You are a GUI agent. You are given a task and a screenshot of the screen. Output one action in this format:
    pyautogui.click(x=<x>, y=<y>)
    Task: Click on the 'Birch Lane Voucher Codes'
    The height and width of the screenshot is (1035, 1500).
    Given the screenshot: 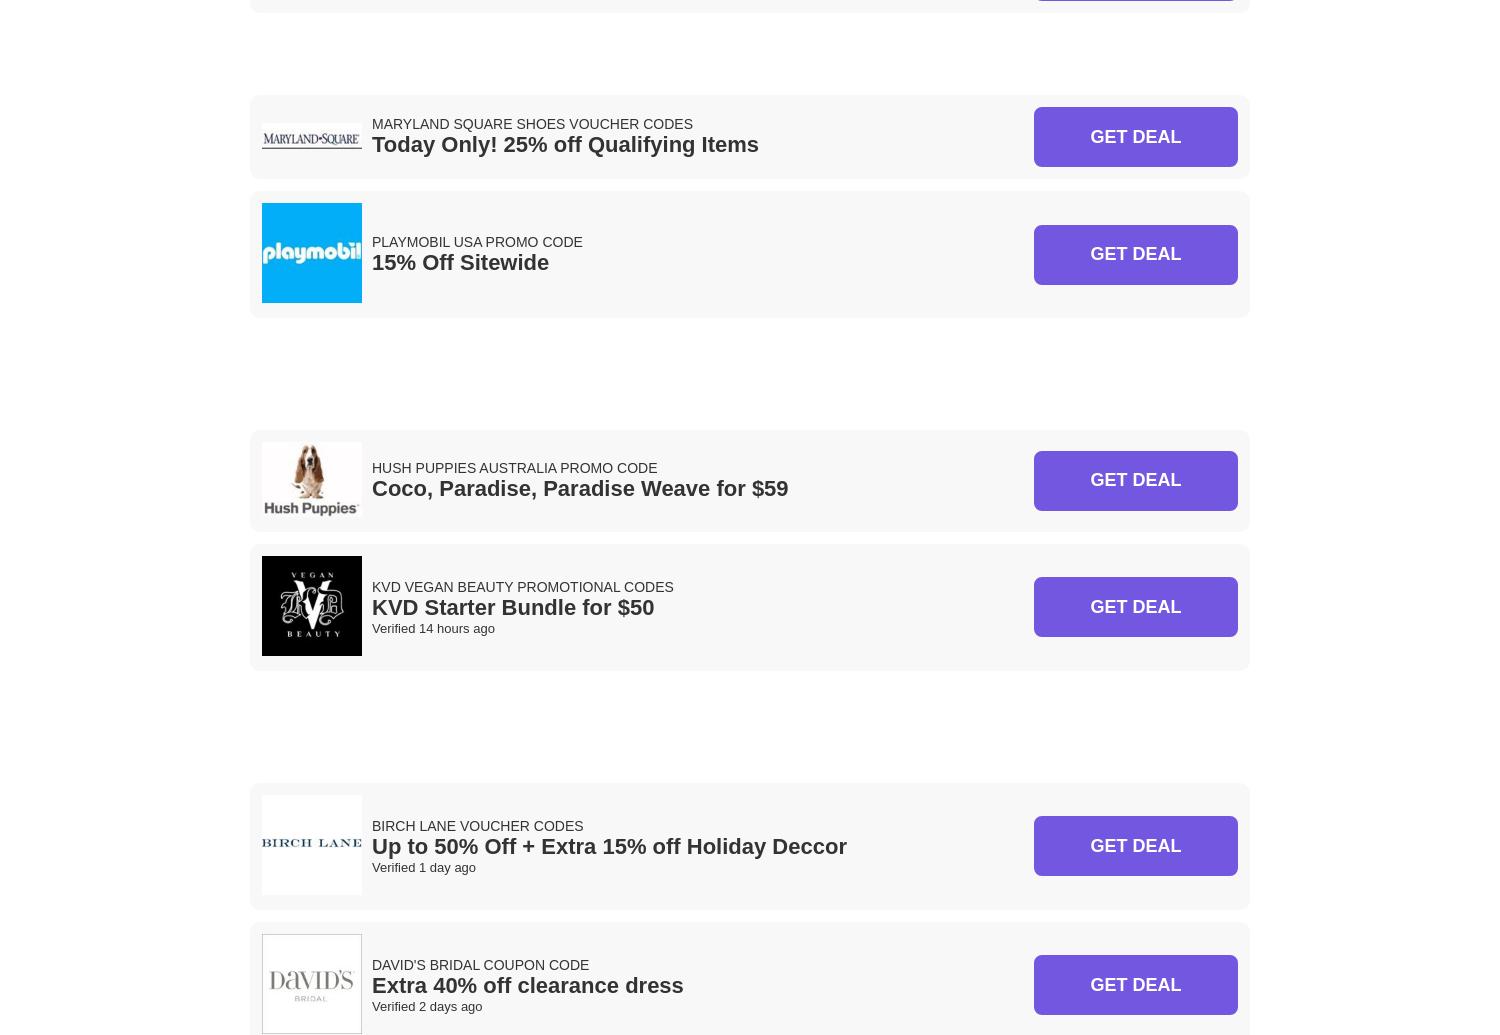 What is the action you would take?
    pyautogui.click(x=476, y=823)
    